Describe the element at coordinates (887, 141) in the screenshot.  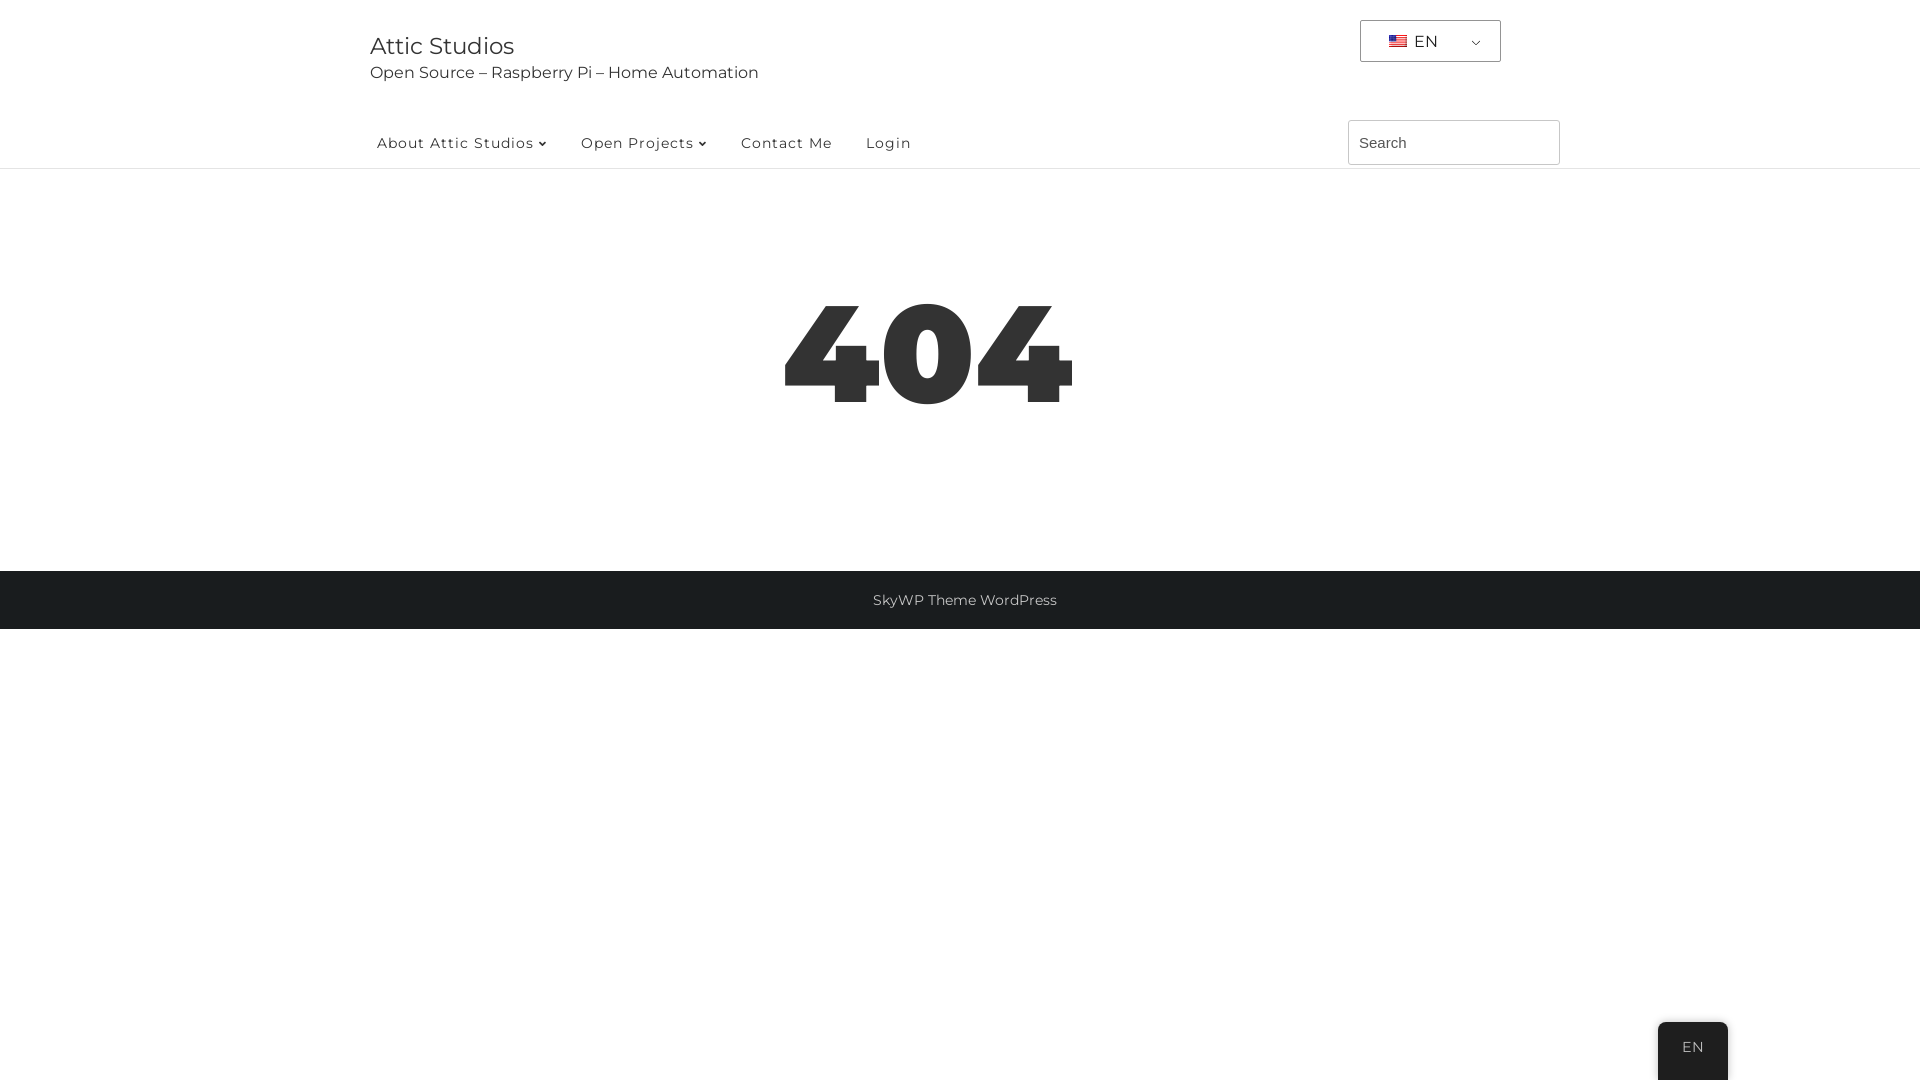
I see `'Login'` at that location.